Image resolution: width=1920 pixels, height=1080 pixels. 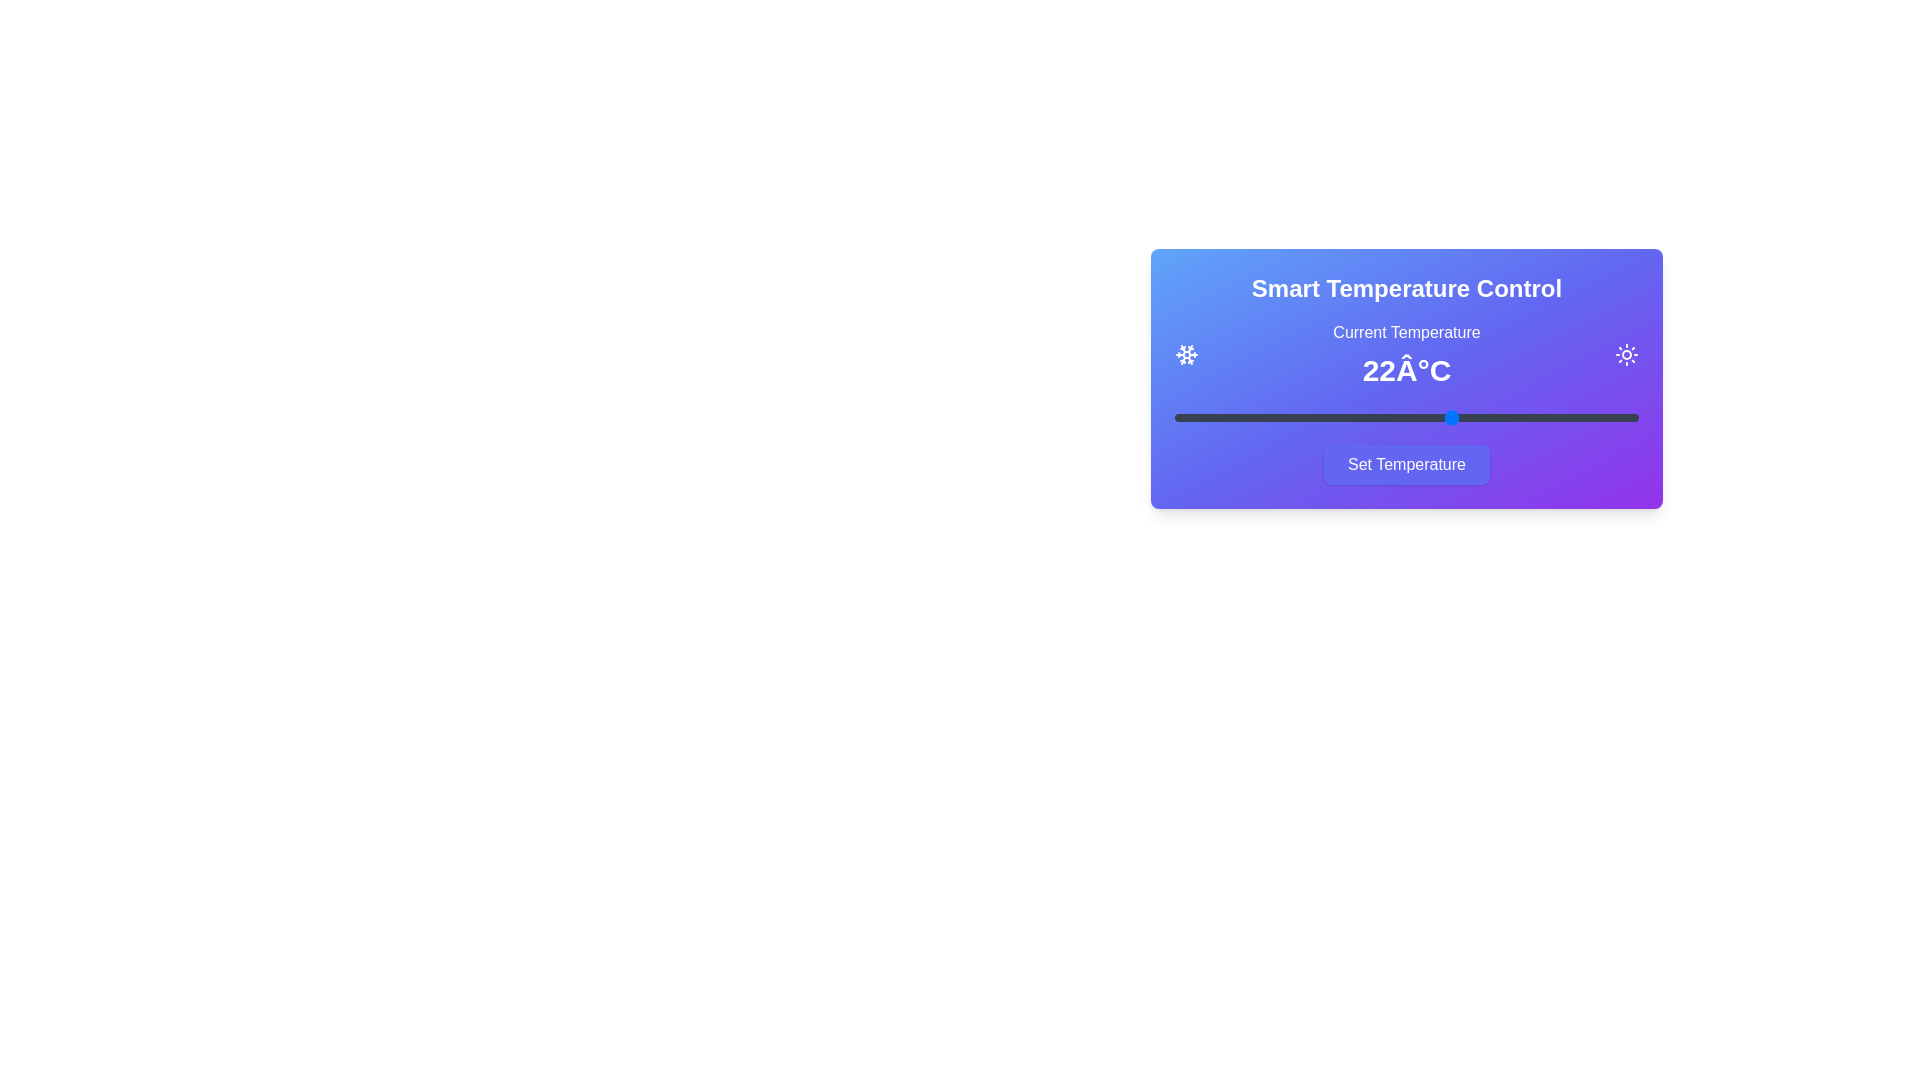 I want to click on the temperature slider, so click(x=1453, y=416).